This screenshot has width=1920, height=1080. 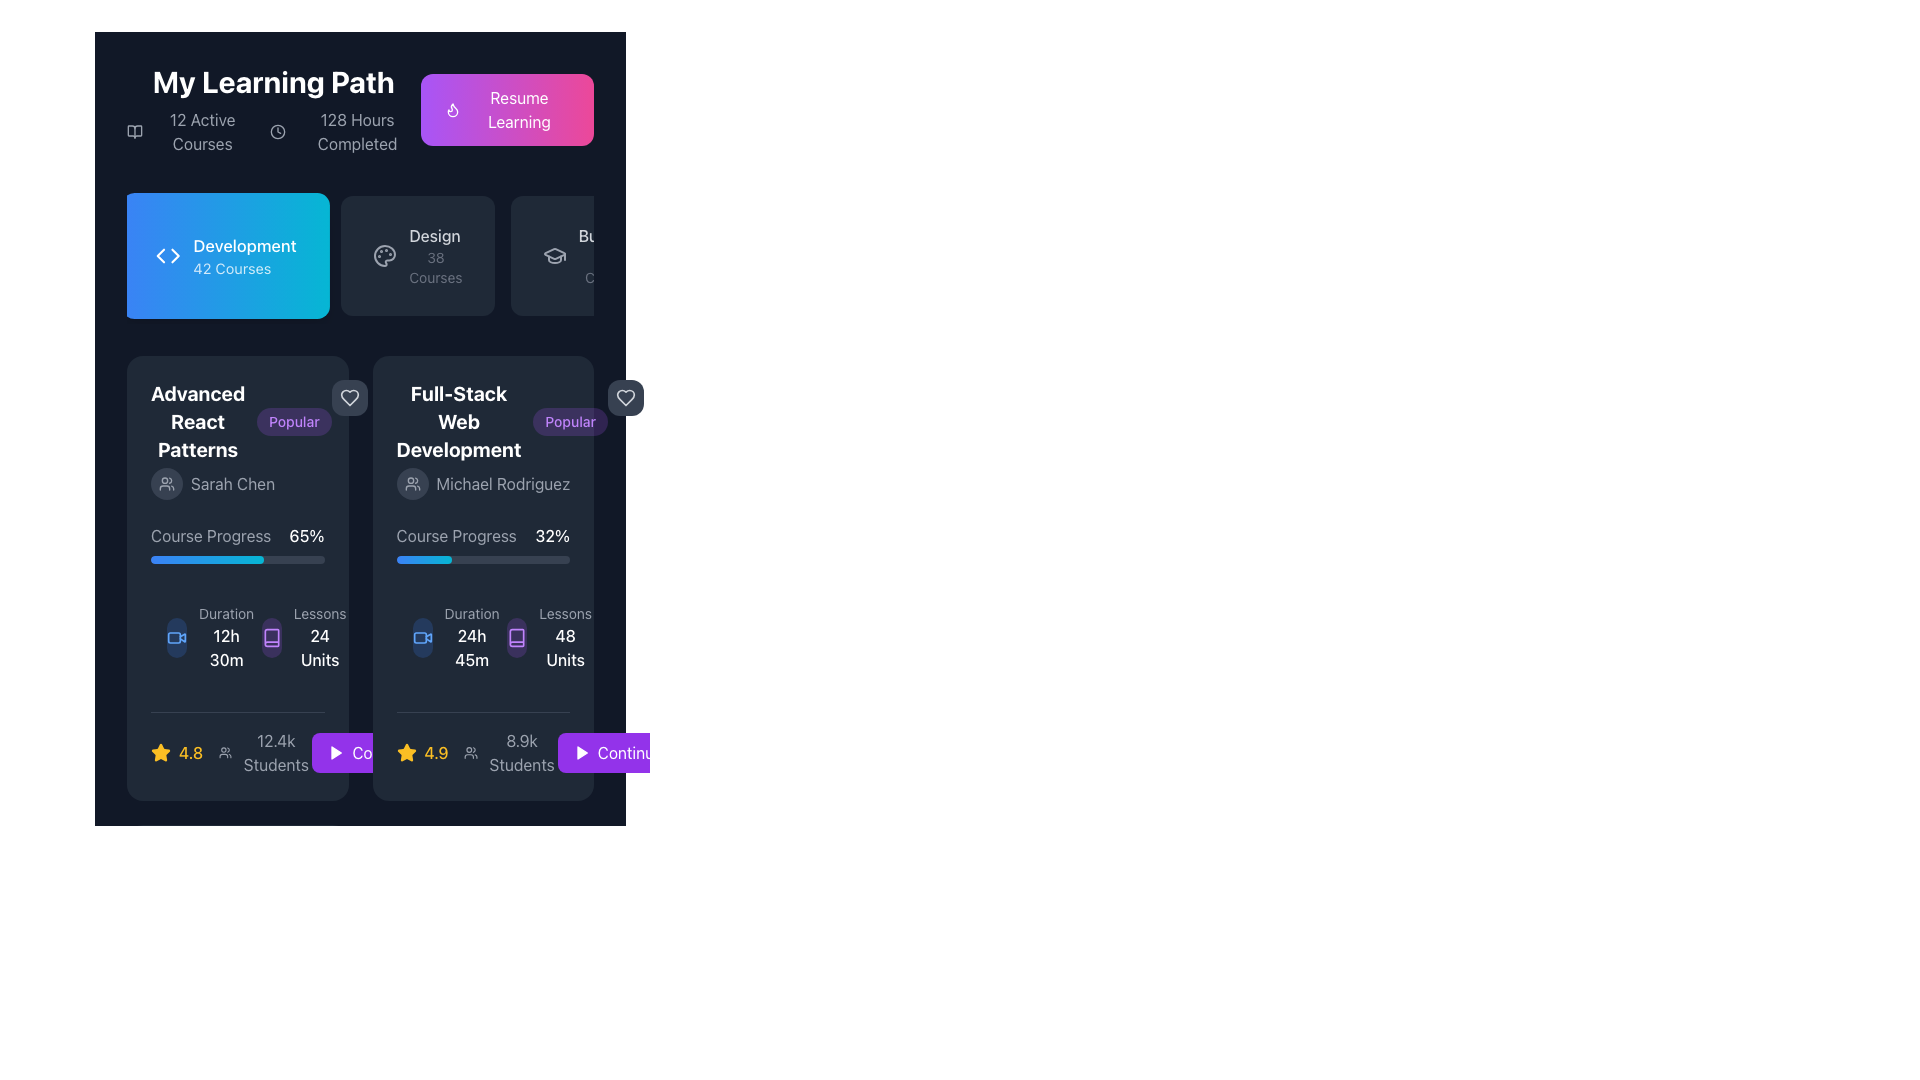 What do you see at coordinates (240, 483) in the screenshot?
I see `the label 'Sarah Chen' which is styled in light gray and contains a user silhouette icon, located within the 'Advanced React Patterns' card` at bounding box center [240, 483].